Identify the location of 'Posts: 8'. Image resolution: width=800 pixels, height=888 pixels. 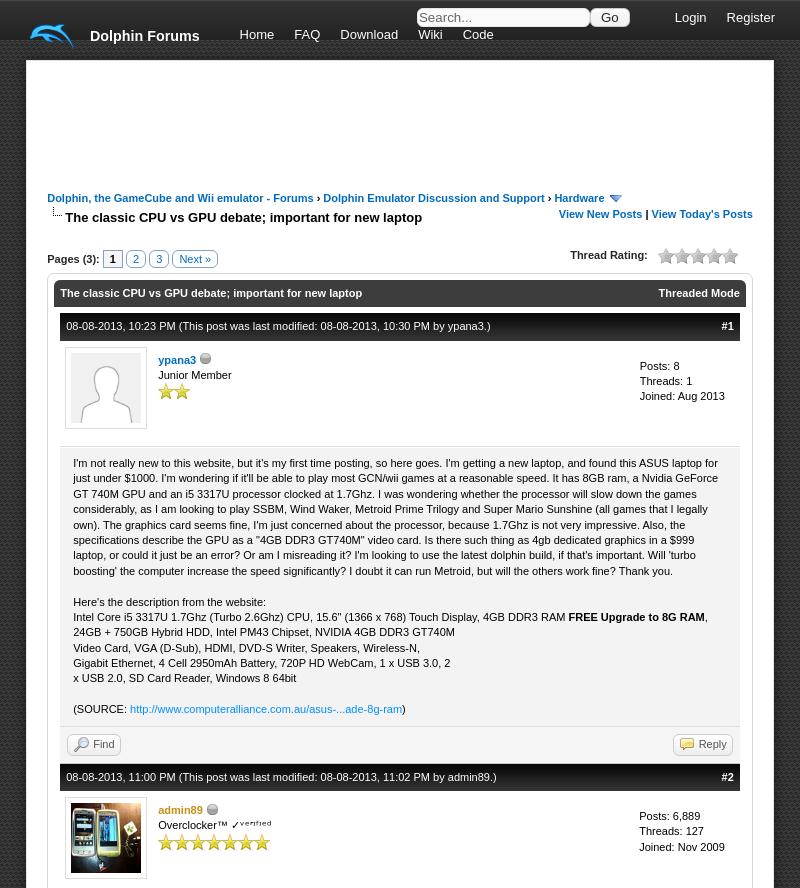
(657, 364).